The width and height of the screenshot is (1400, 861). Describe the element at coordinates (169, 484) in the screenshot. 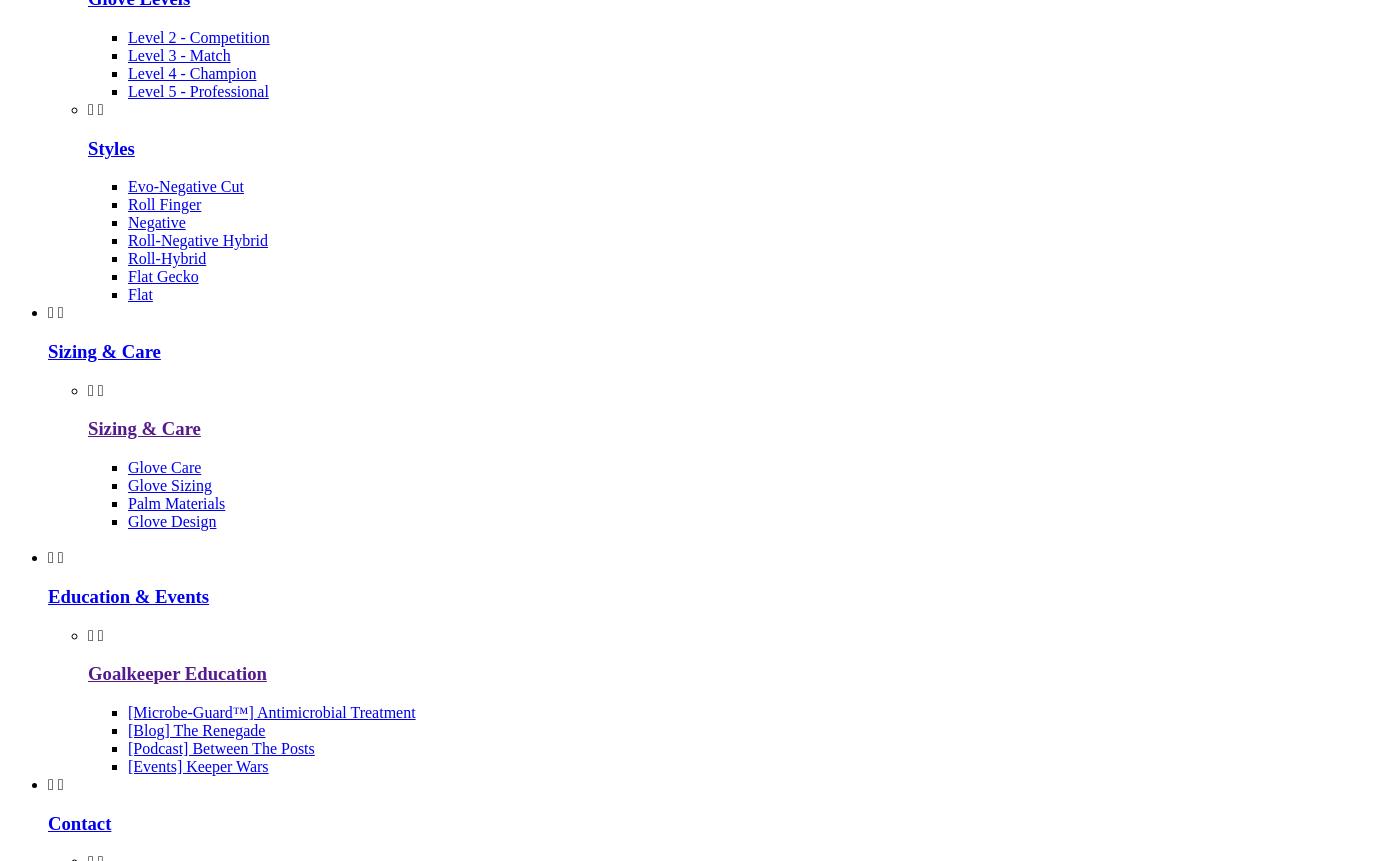

I see `'Glove Sizing'` at that location.